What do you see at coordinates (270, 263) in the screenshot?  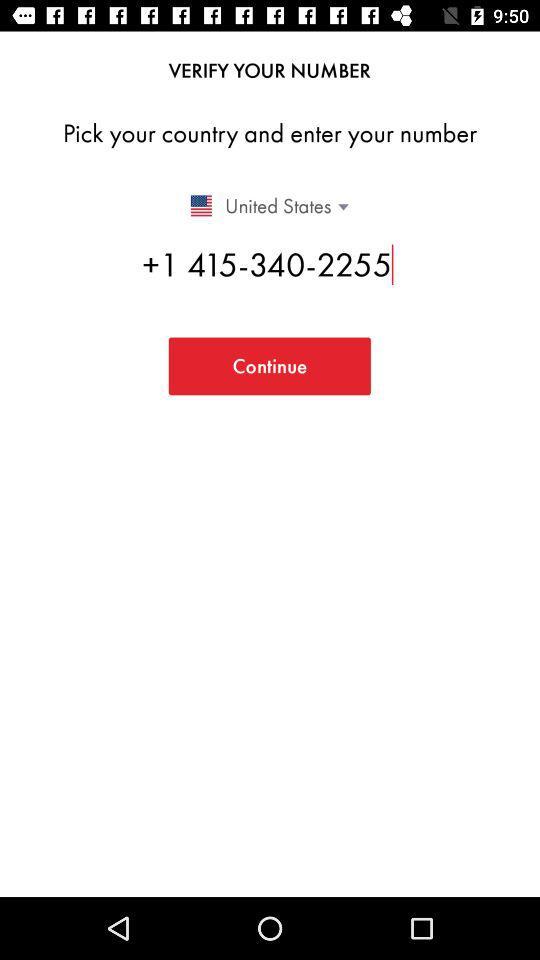 I see `1 415 340` at bounding box center [270, 263].